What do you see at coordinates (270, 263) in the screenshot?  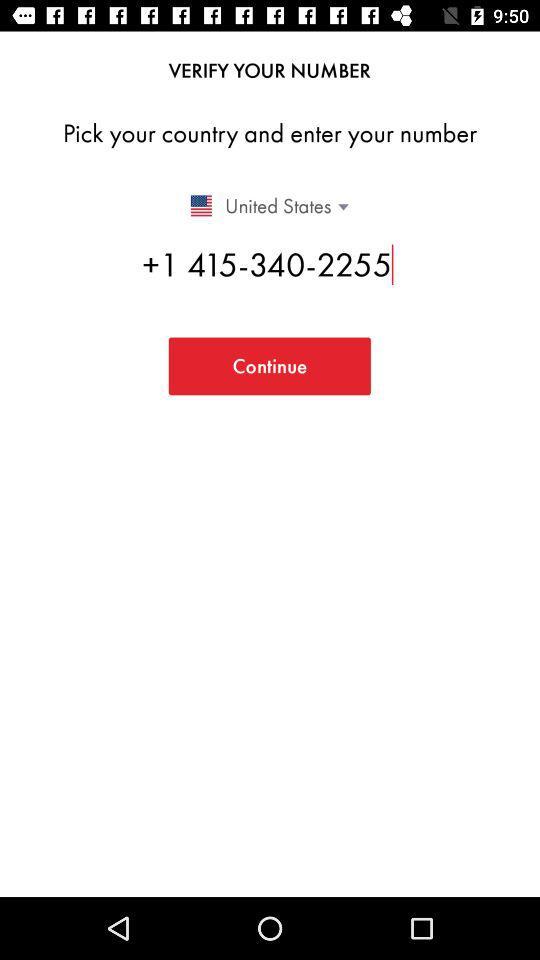 I see `1 415 340` at bounding box center [270, 263].